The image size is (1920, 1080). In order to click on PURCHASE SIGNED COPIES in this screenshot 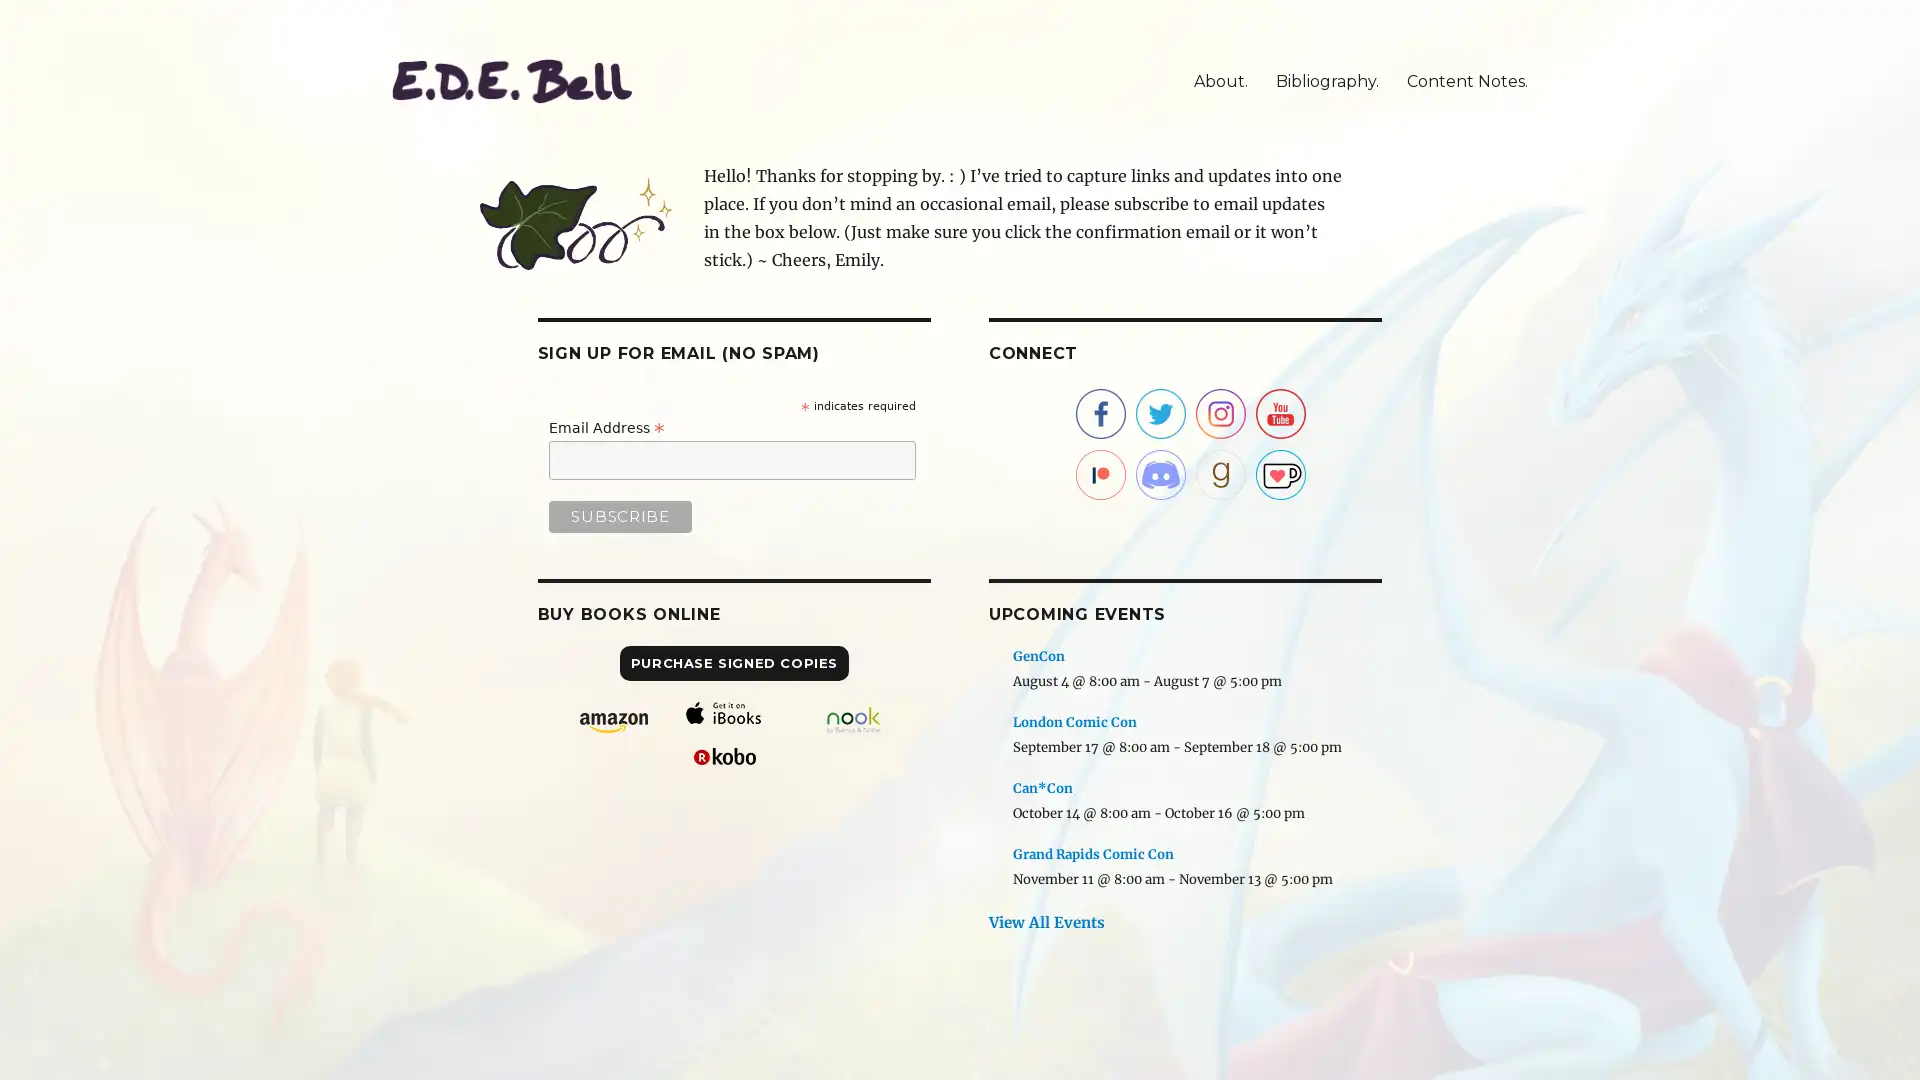, I will do `click(733, 663)`.